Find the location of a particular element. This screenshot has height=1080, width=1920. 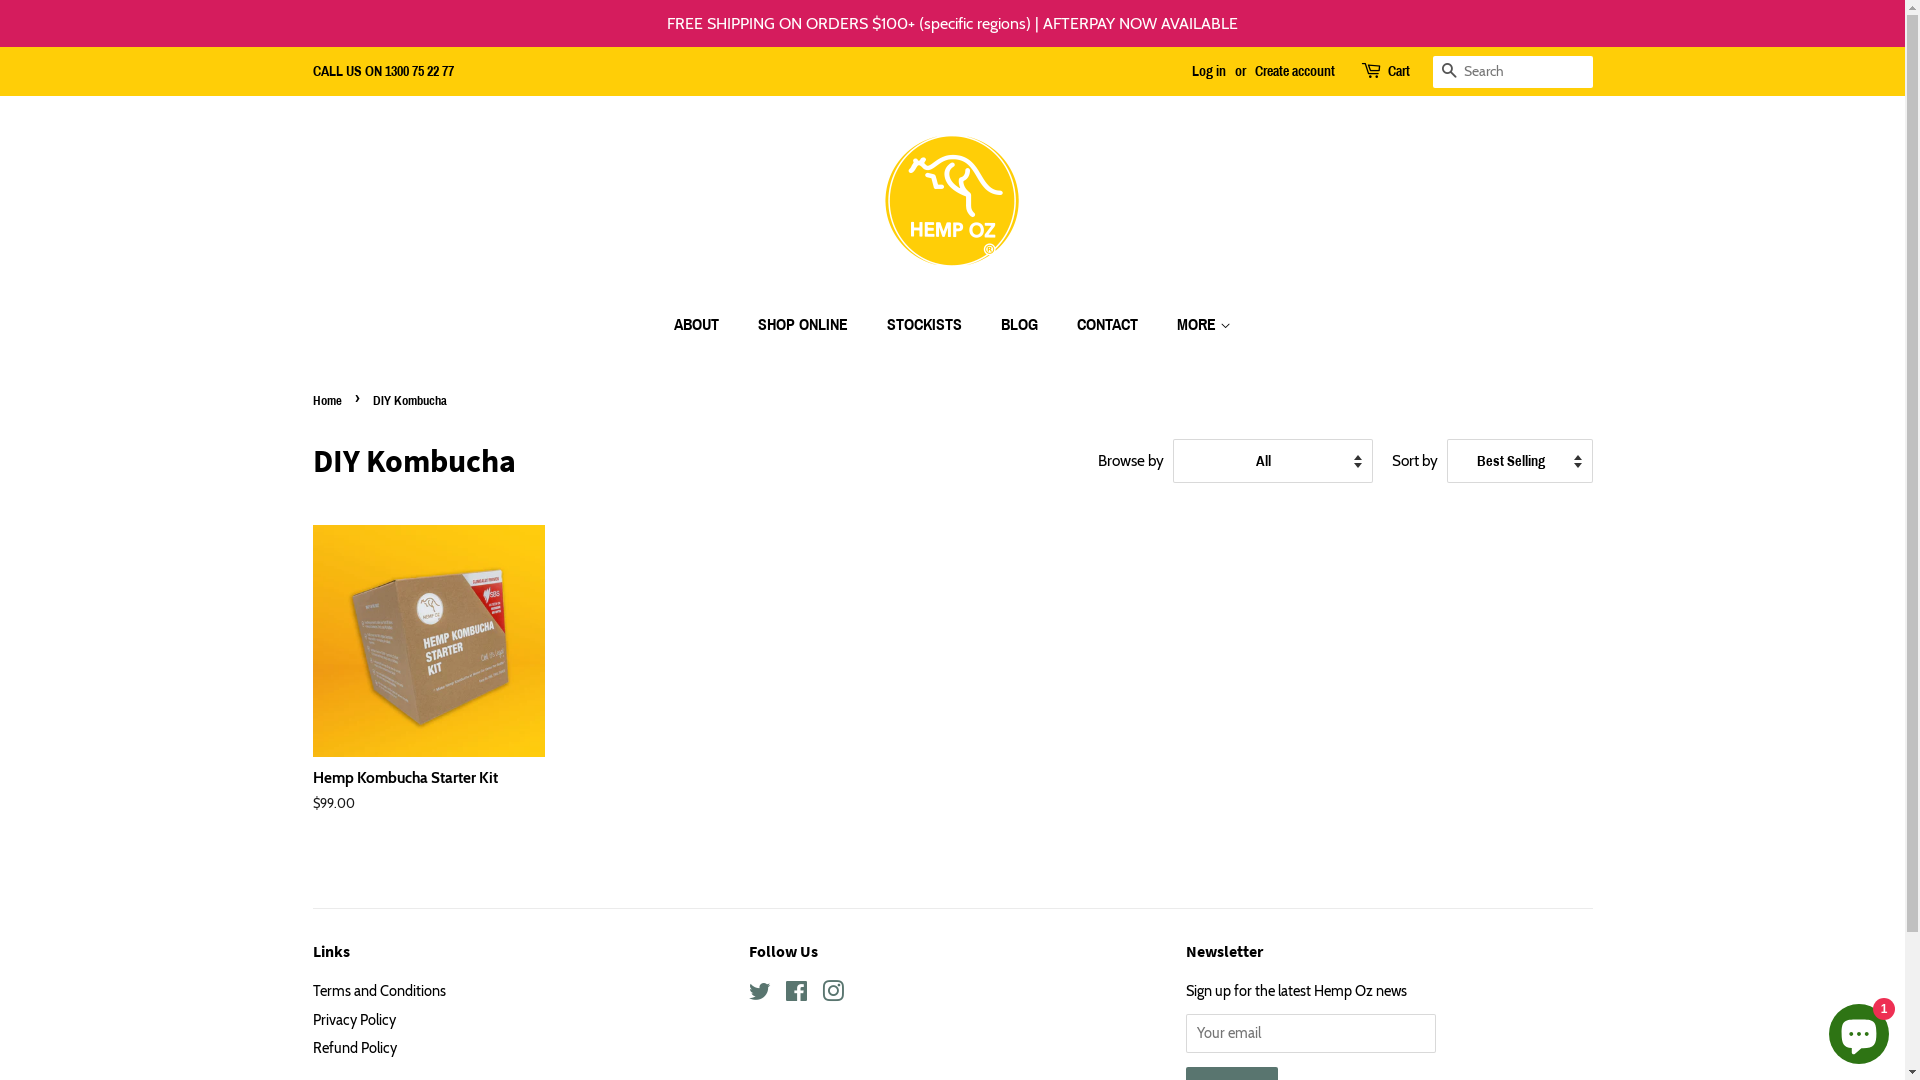

'STOCKISTS' is located at coordinates (925, 323).